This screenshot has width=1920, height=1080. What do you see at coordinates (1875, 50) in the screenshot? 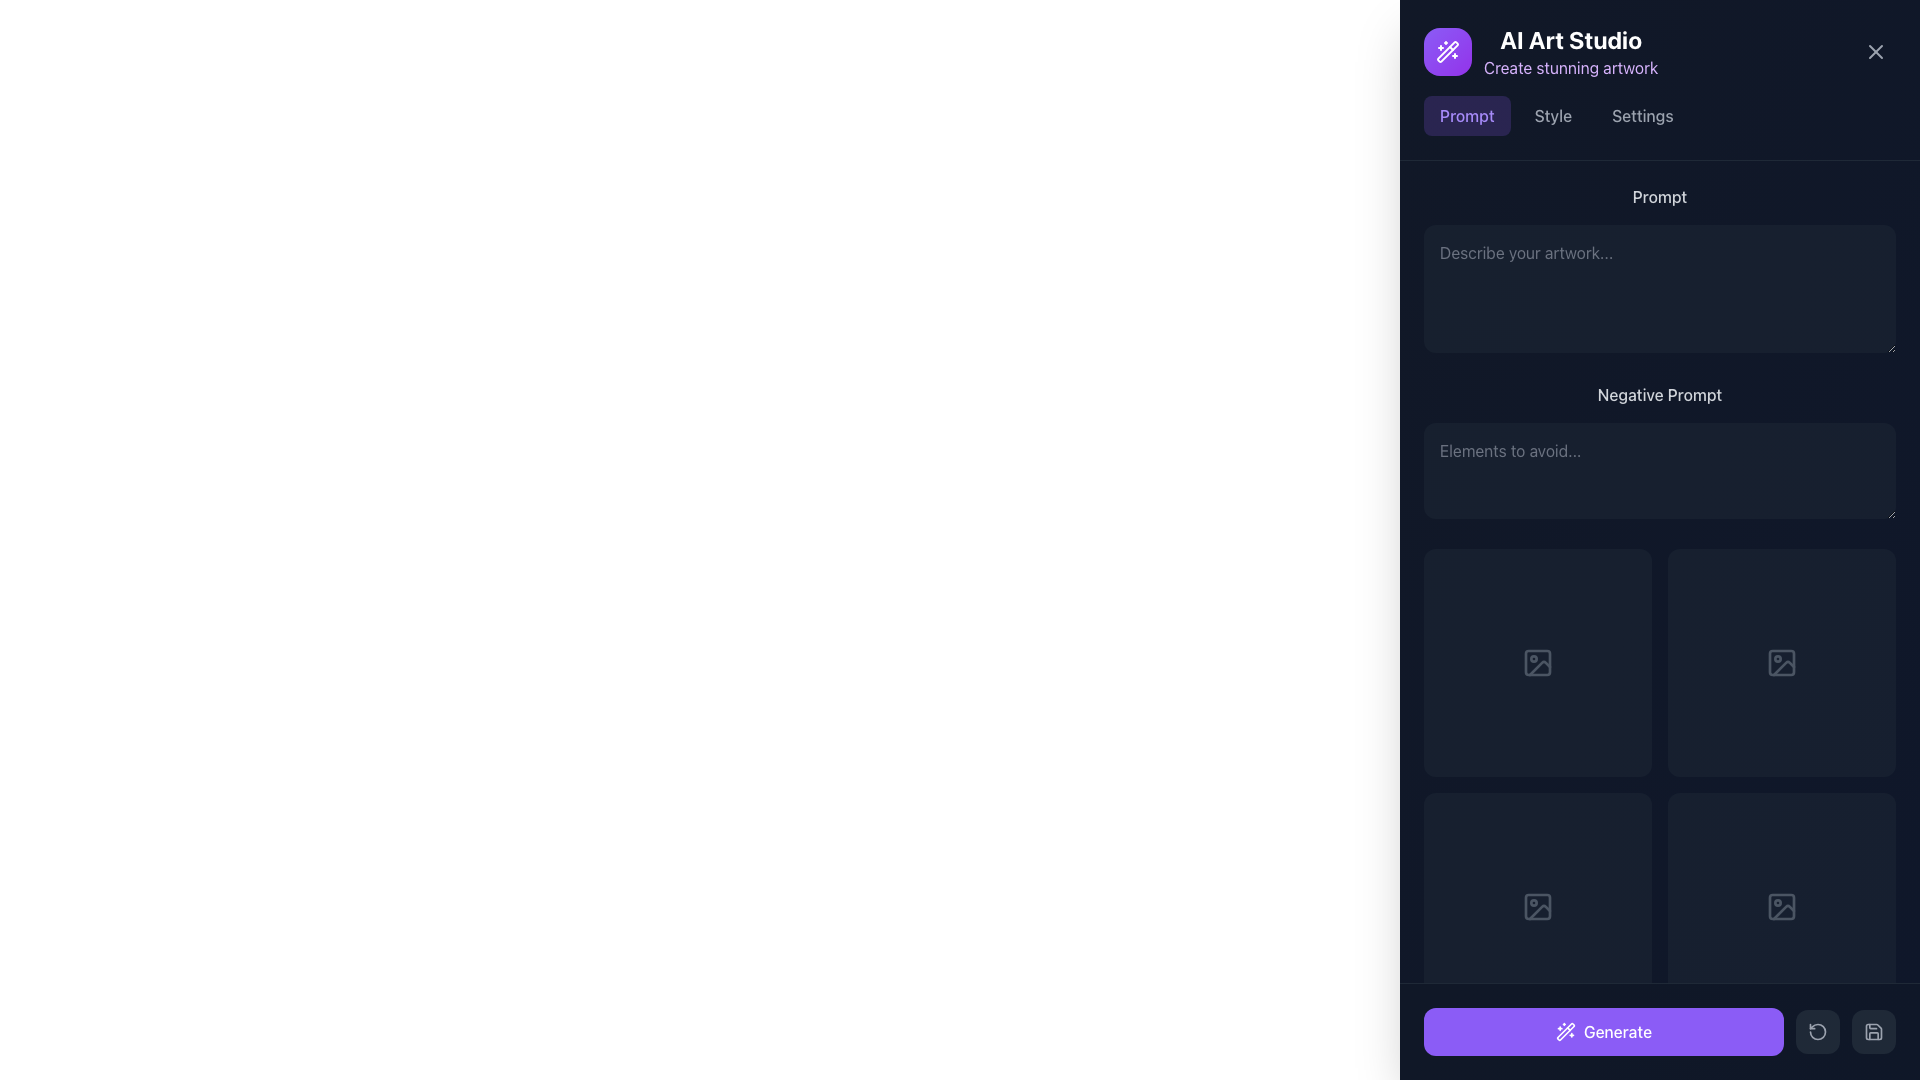
I see `the close button icon, a small cross-shaped gray icon located at the top right corner of the UI sidebar next to the 'AI Art Studio' title` at bounding box center [1875, 50].